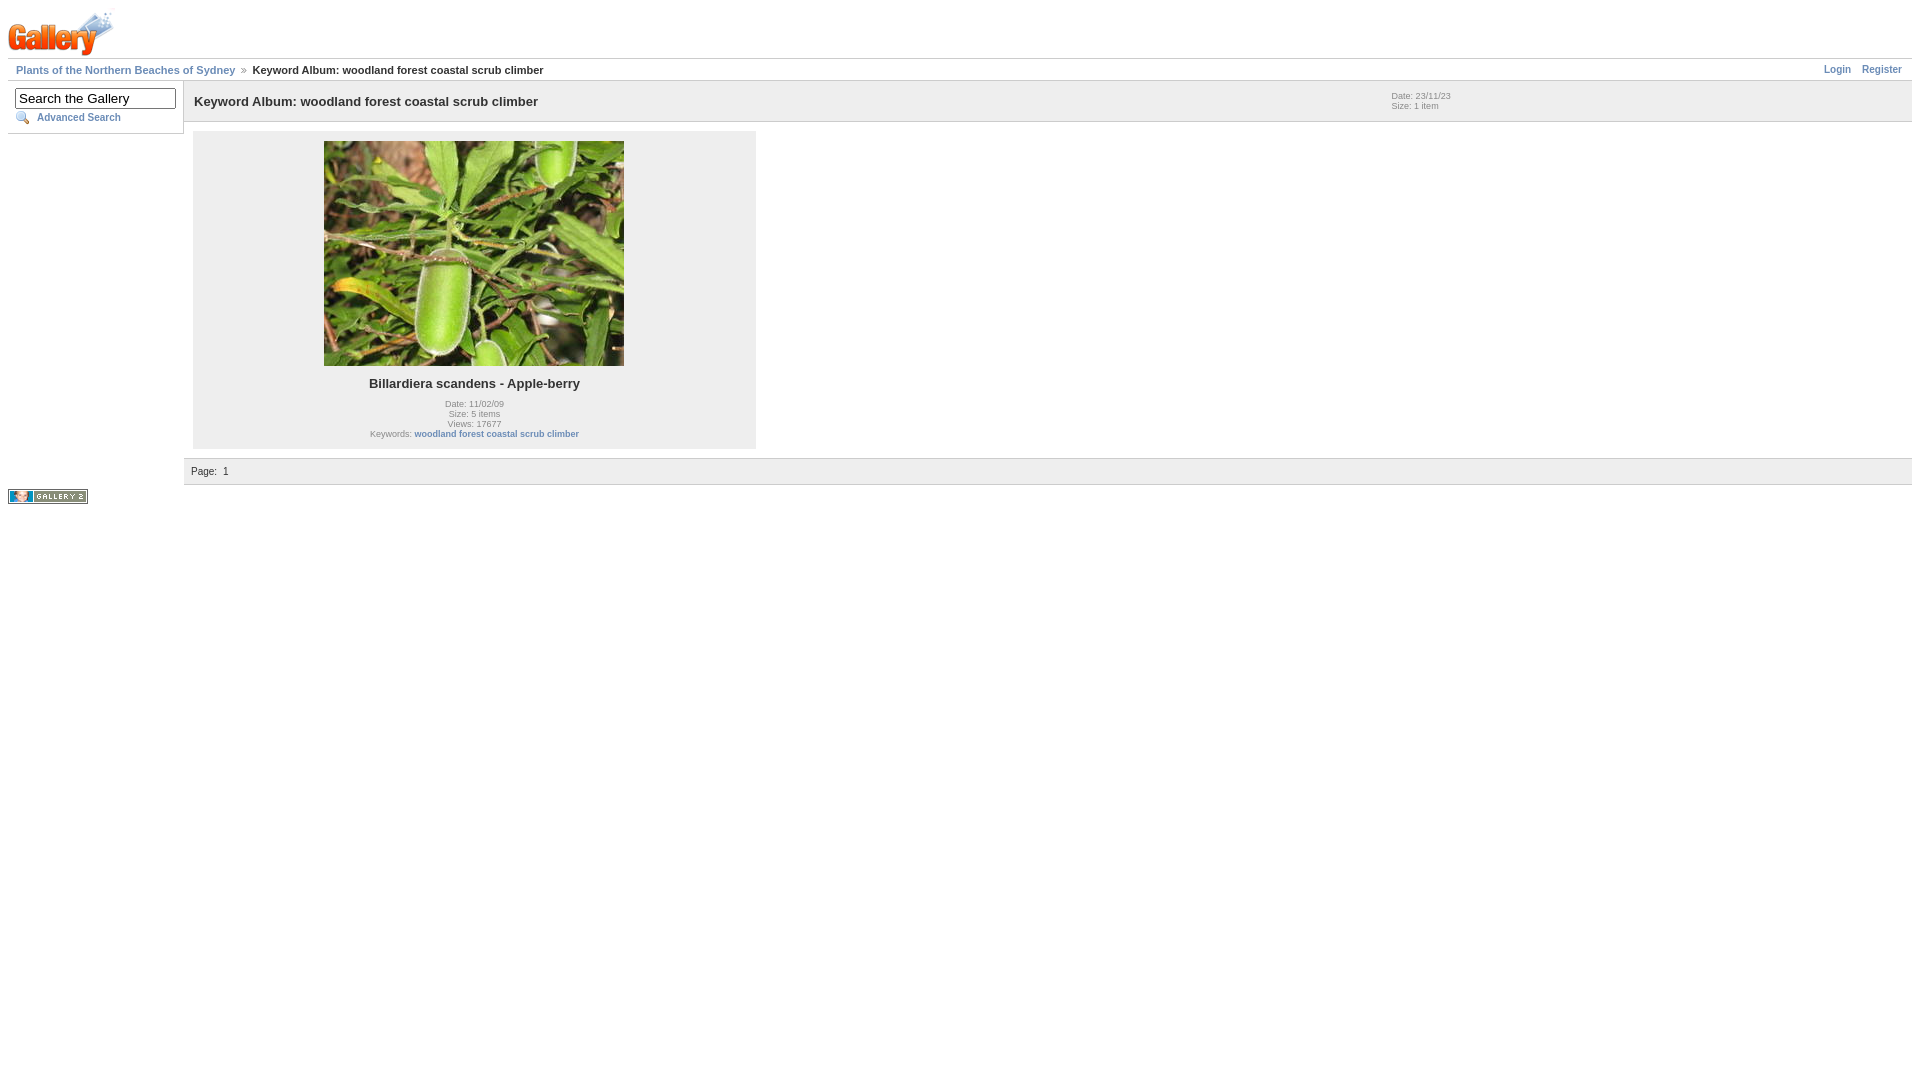  What do you see at coordinates (94, 117) in the screenshot?
I see `'Advanced Search'` at bounding box center [94, 117].